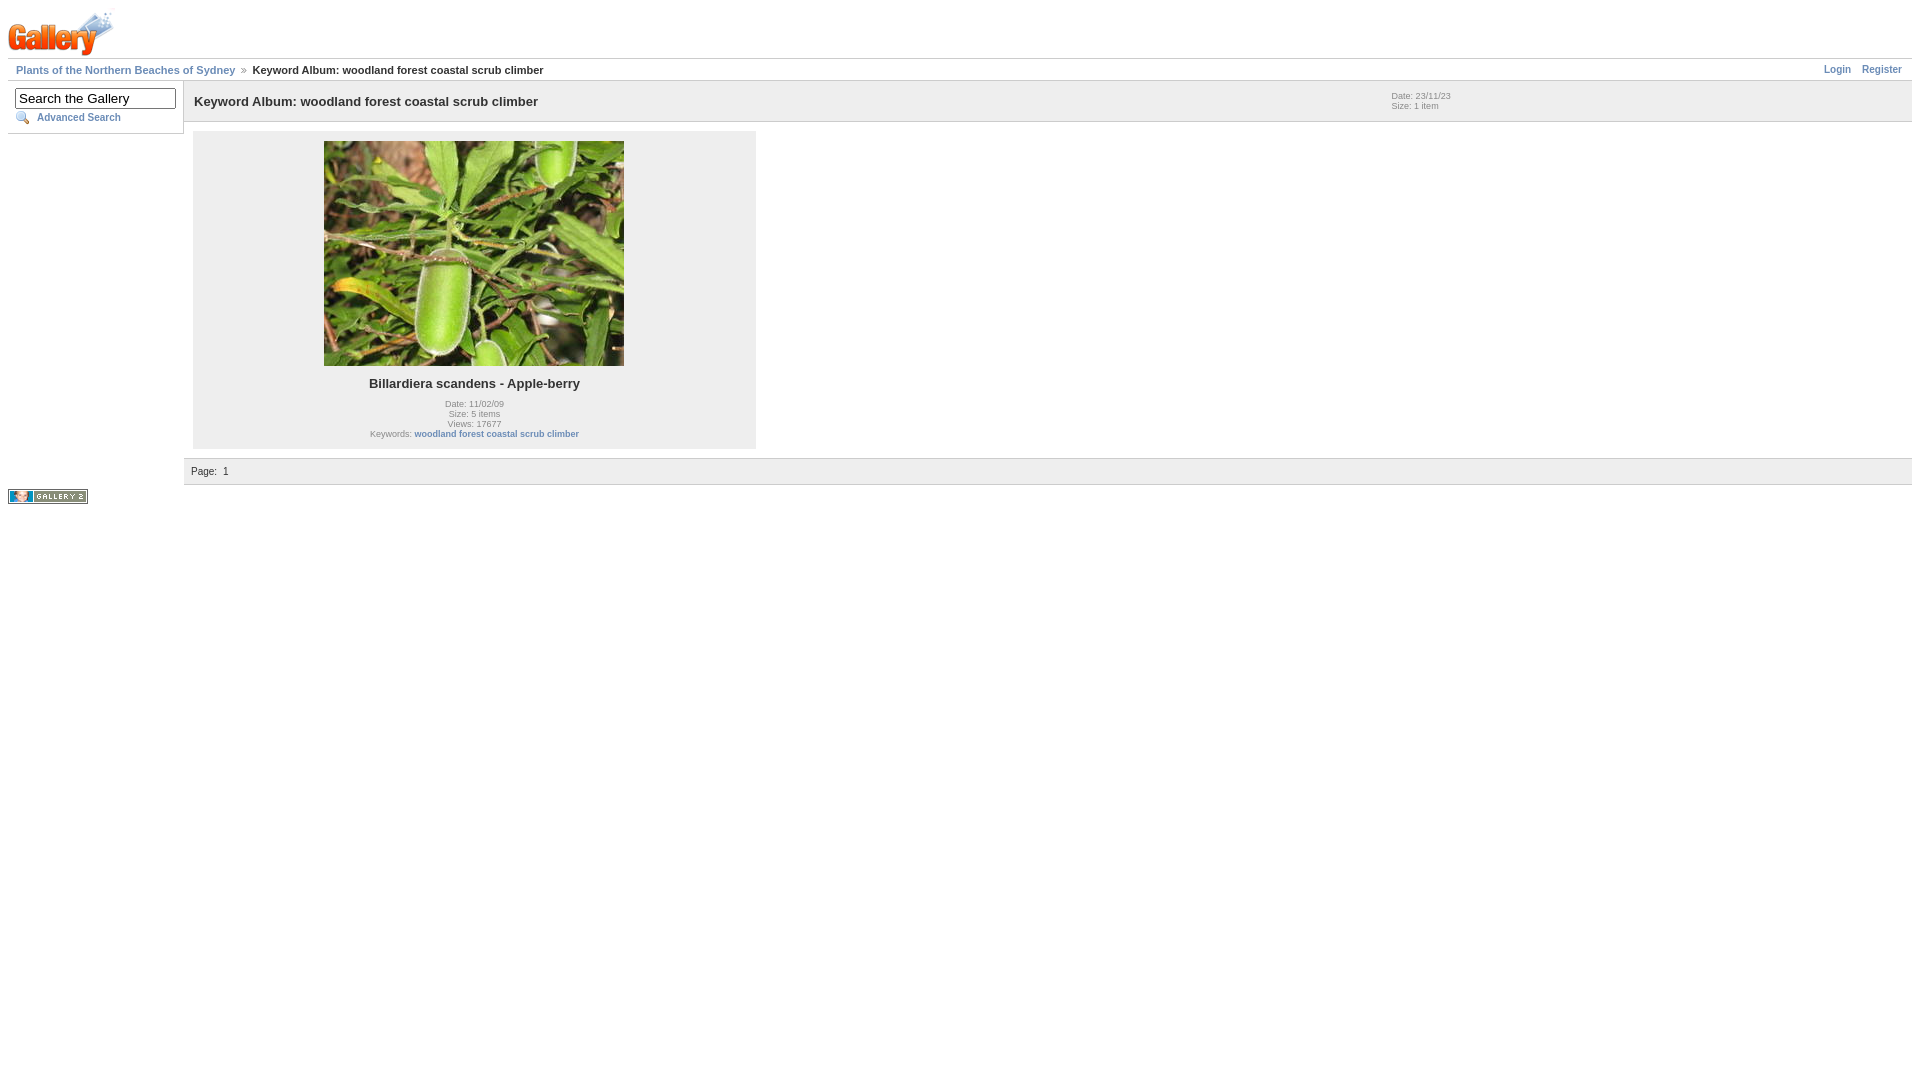  What do you see at coordinates (94, 117) in the screenshot?
I see `'Advanced Search'` at bounding box center [94, 117].